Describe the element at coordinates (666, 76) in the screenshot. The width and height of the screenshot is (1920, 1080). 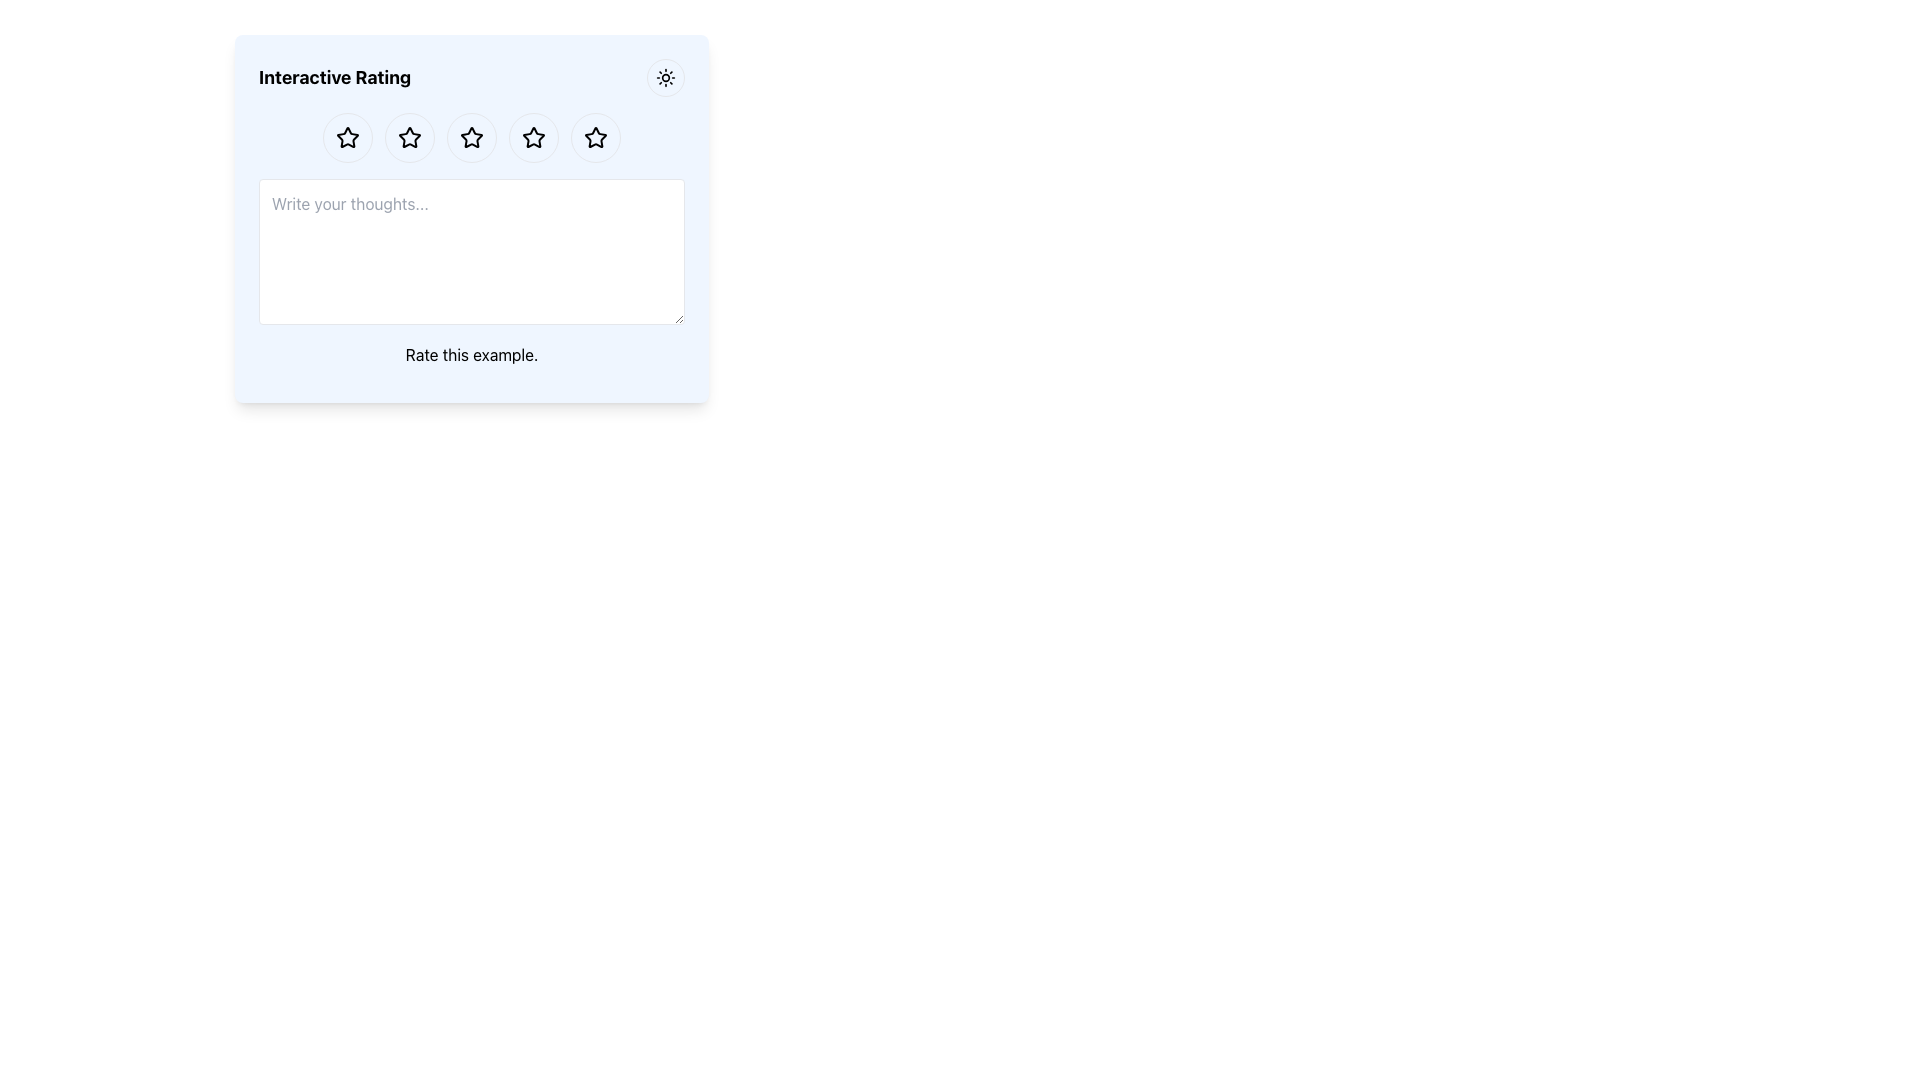
I see `the sun icon button located in the top-right corner of the card section` at that location.